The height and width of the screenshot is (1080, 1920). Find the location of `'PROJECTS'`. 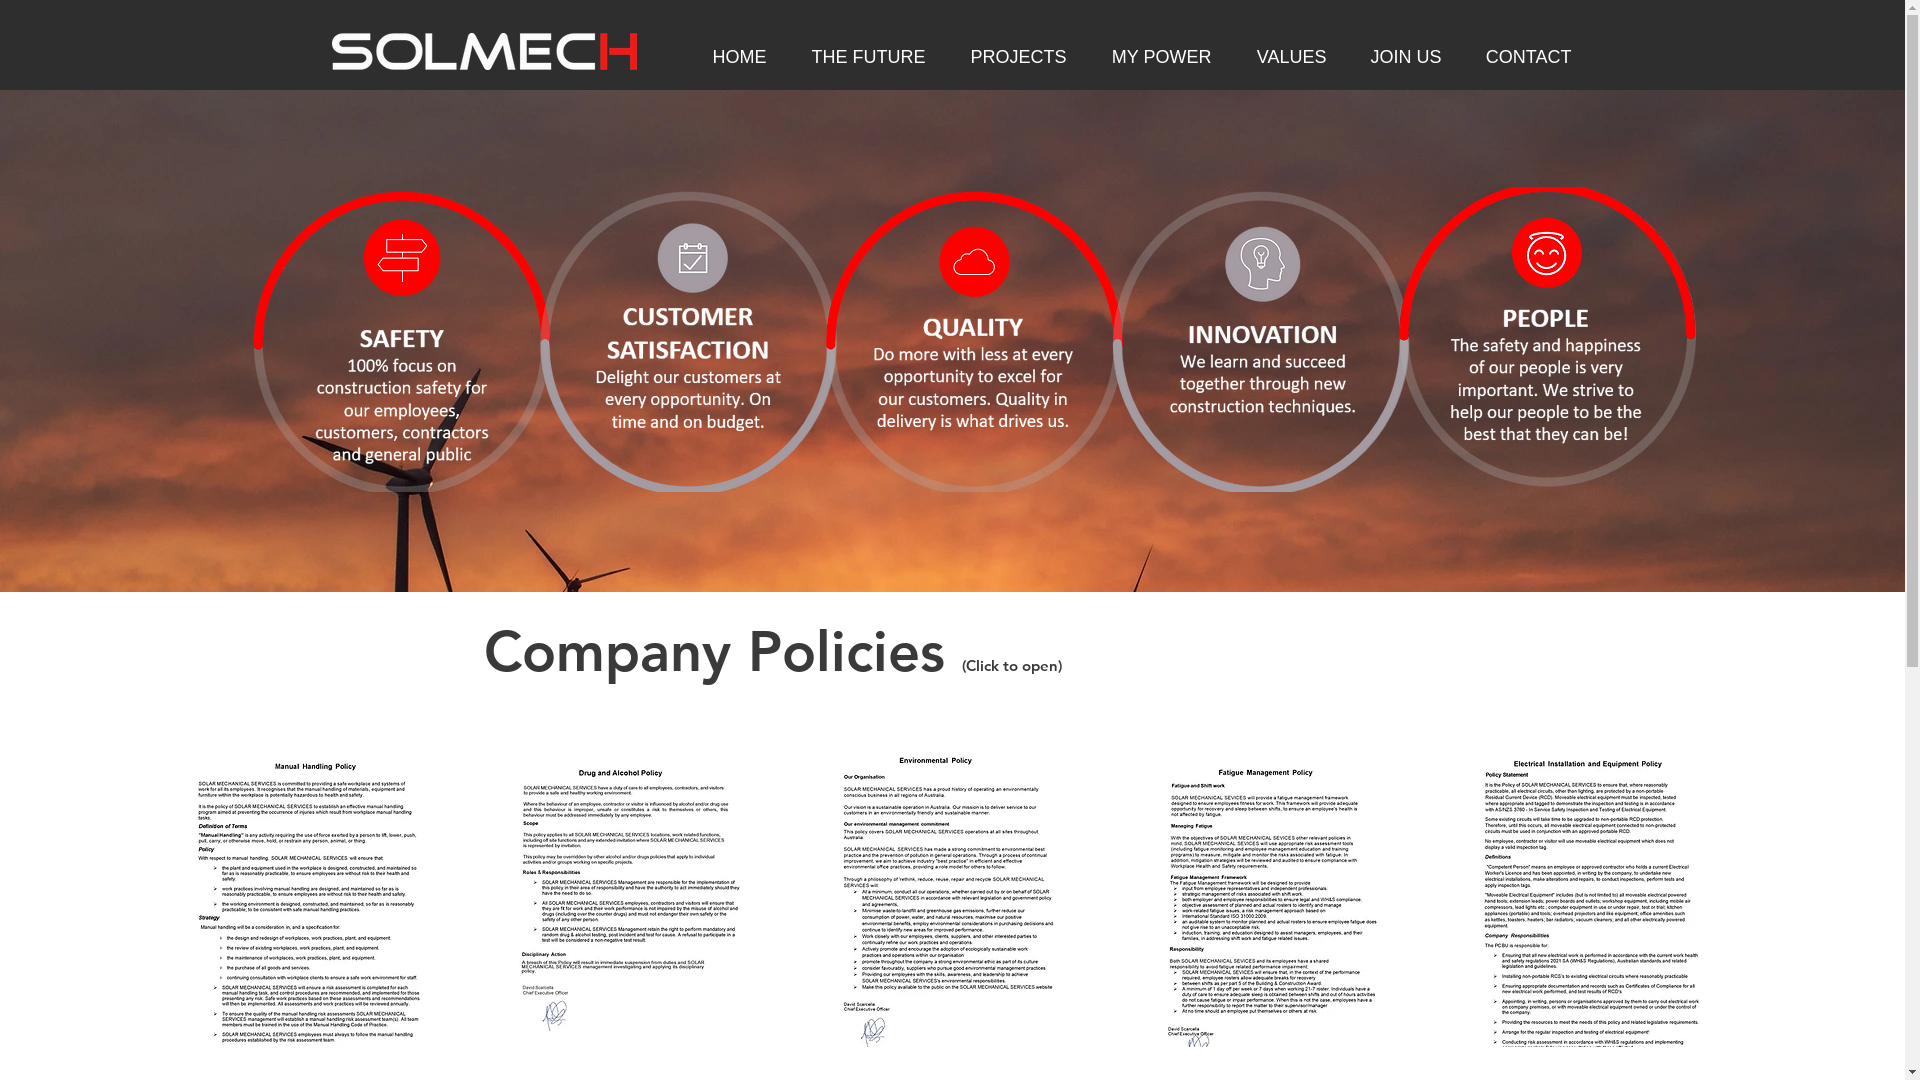

'PROJECTS' is located at coordinates (1010, 56).